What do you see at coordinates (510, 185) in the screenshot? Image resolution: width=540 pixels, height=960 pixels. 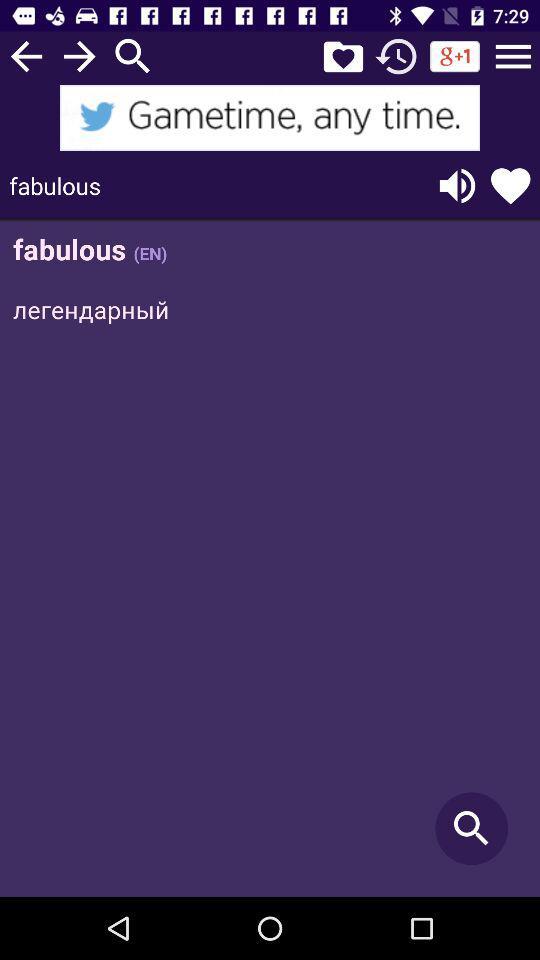 I see `like option` at bounding box center [510, 185].